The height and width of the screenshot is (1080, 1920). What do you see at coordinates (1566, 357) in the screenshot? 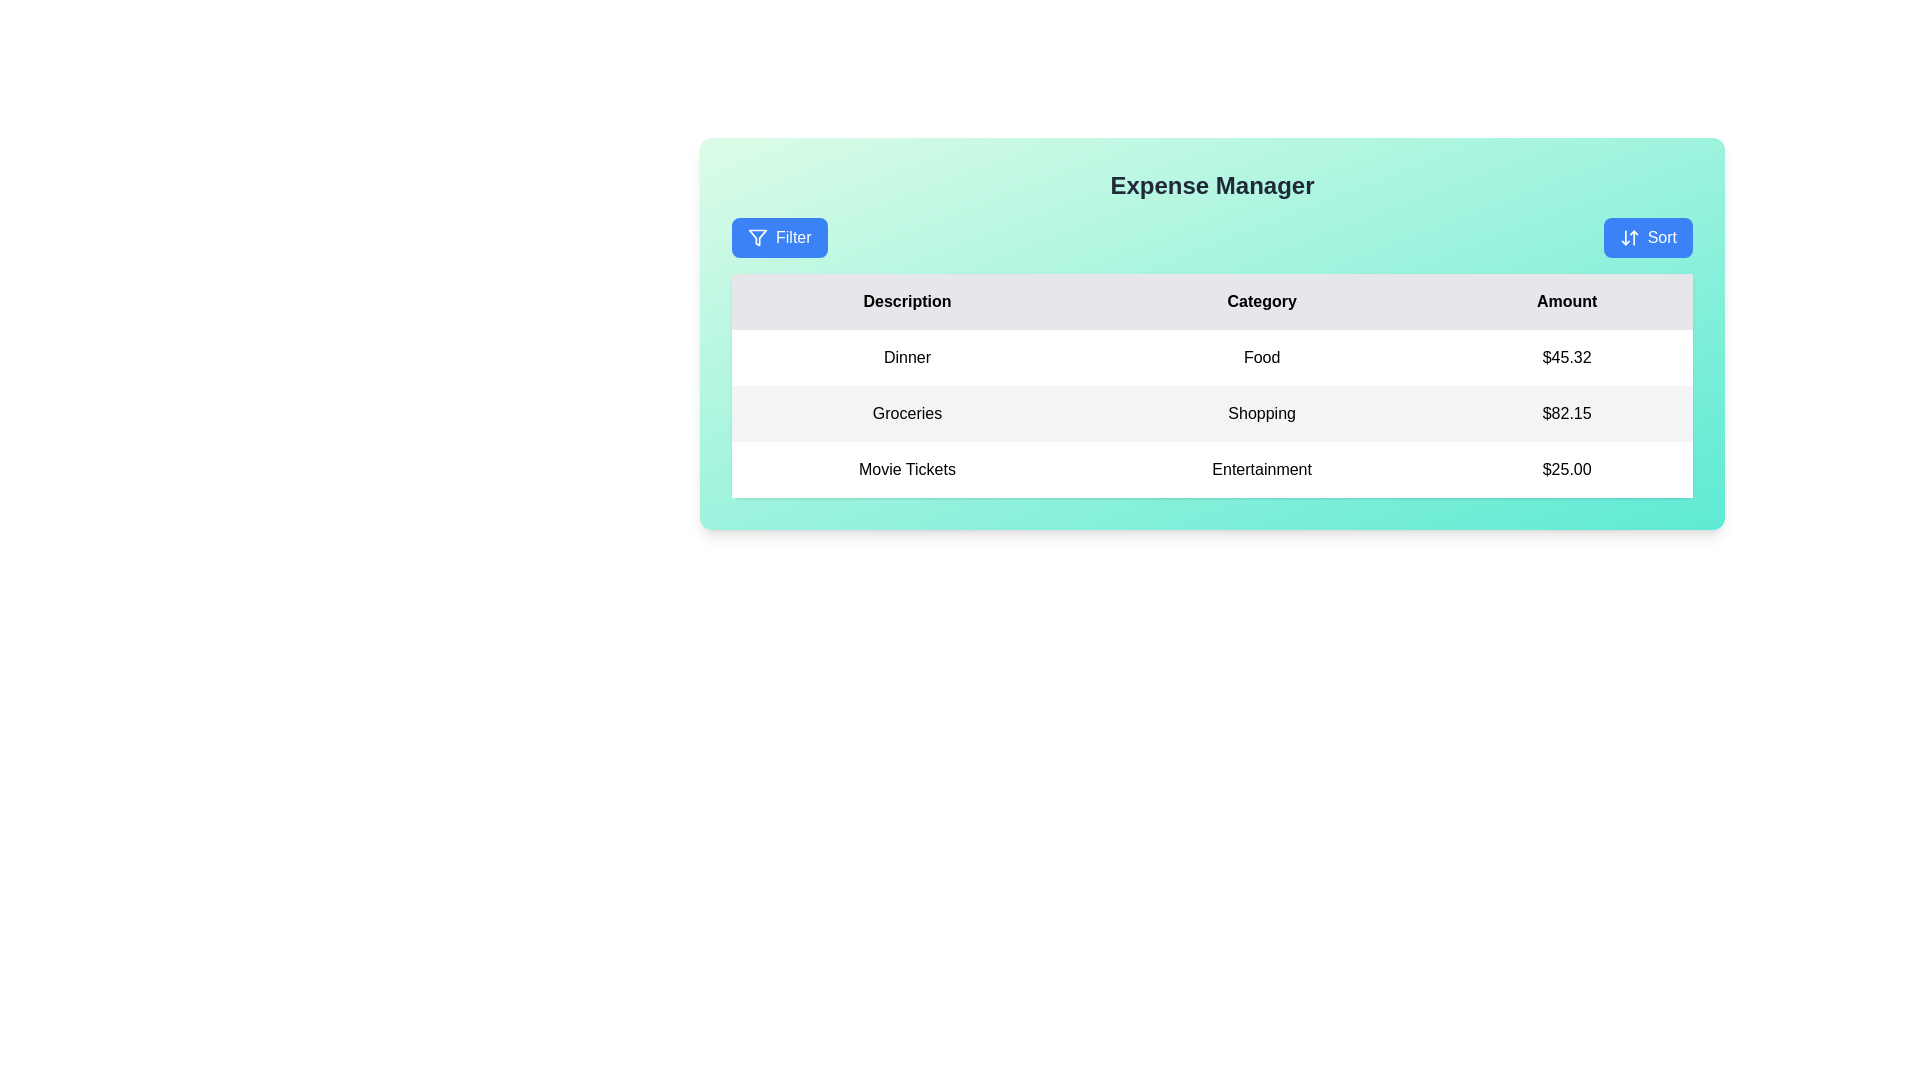
I see `the static text displaying the monetary value associated with the 'Food' category in the second row, third column of the table under the 'Amount' column` at bounding box center [1566, 357].